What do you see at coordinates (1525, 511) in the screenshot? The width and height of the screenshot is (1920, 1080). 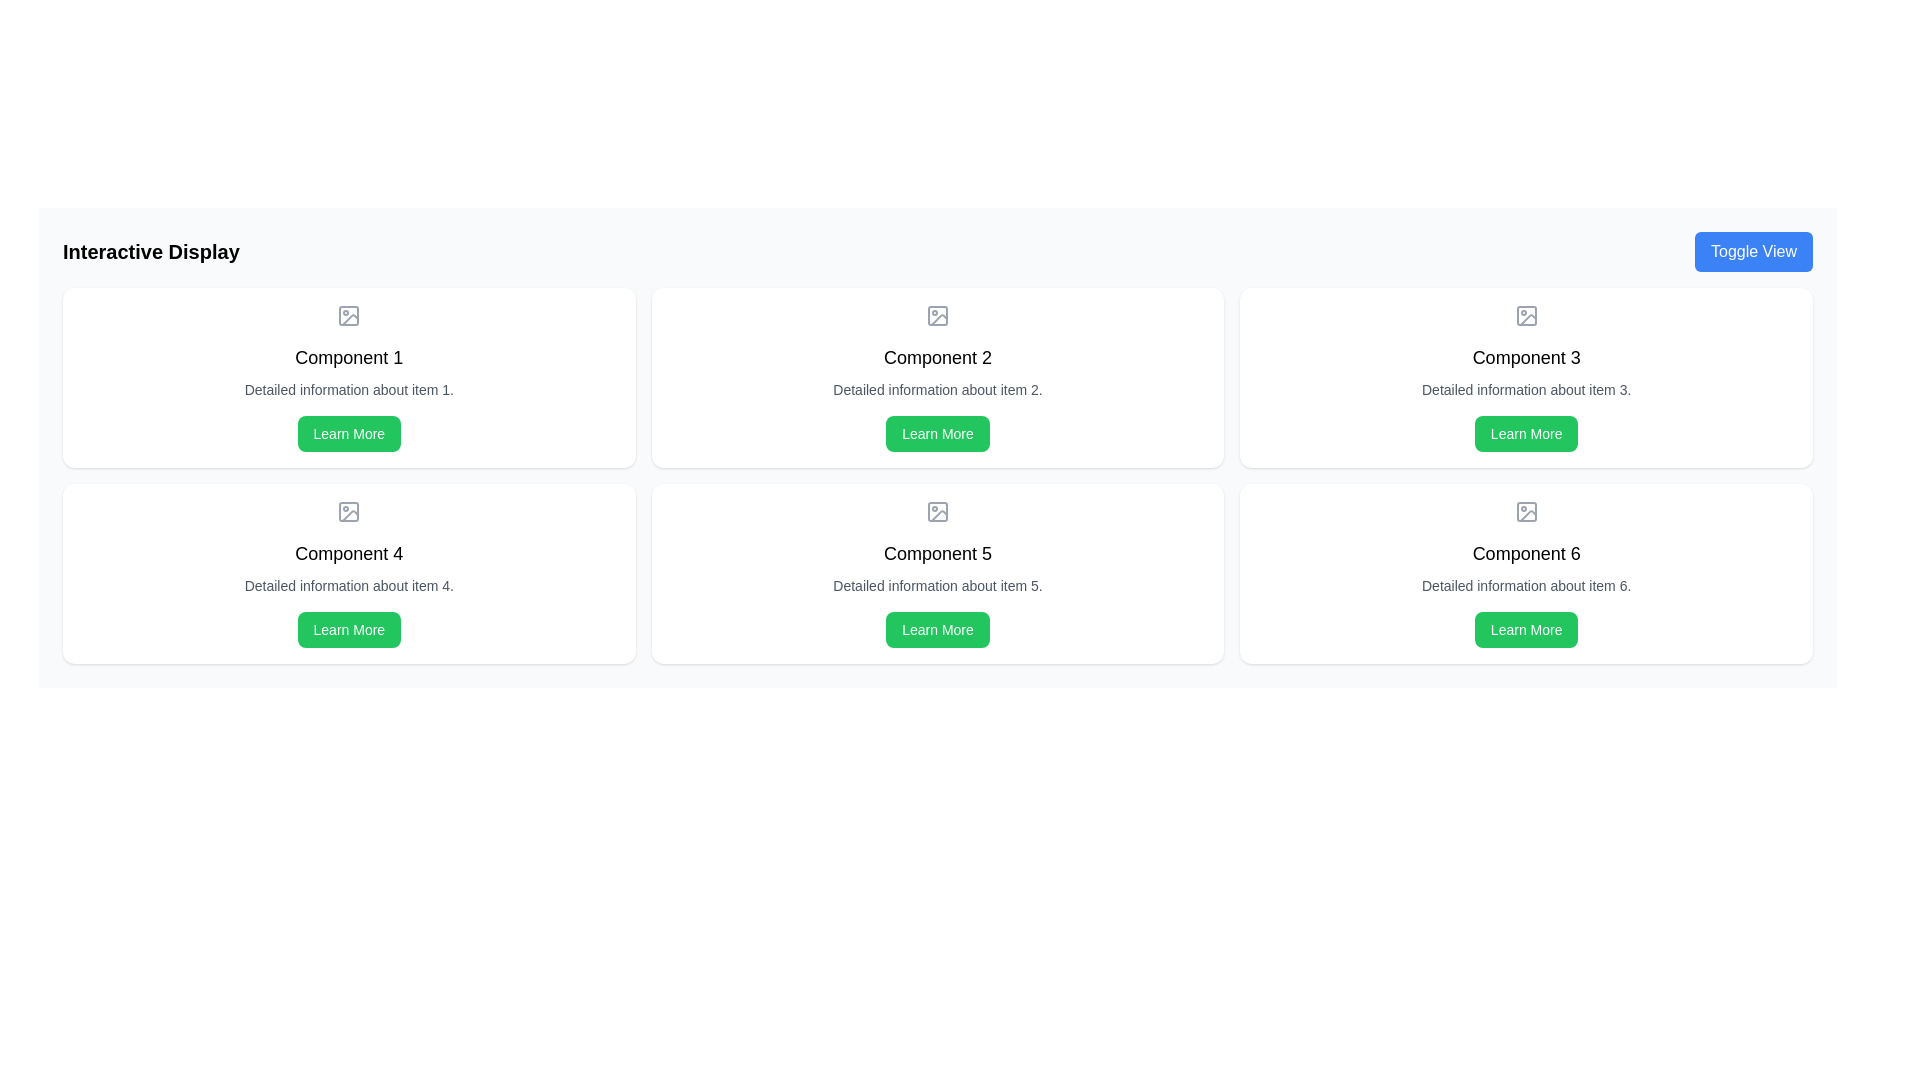 I see `the Decorative visual element that is part of the image placeholder design in the card labeled 'Component 6' located in the lower-right corner of the grid layout` at bounding box center [1525, 511].